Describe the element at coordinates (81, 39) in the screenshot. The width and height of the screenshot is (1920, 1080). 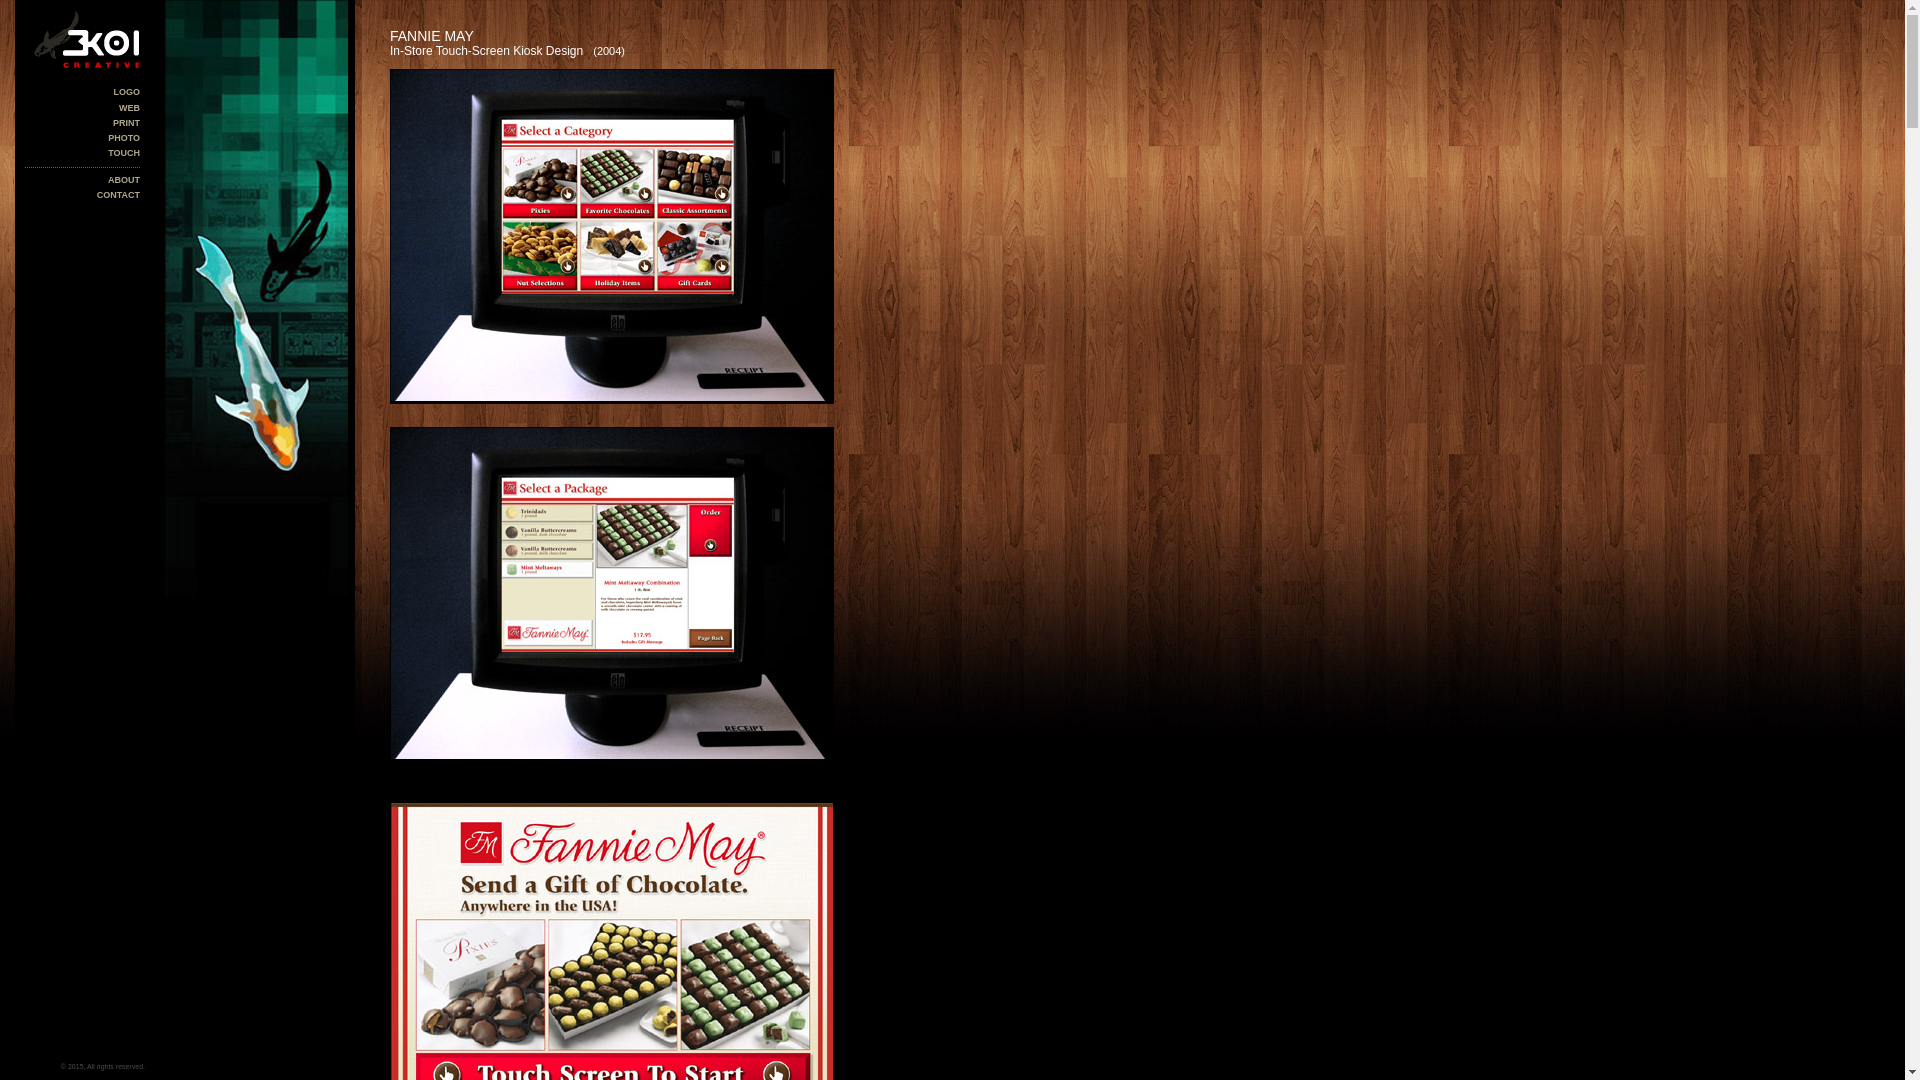
I see `'Creative Design Solutions'` at that location.